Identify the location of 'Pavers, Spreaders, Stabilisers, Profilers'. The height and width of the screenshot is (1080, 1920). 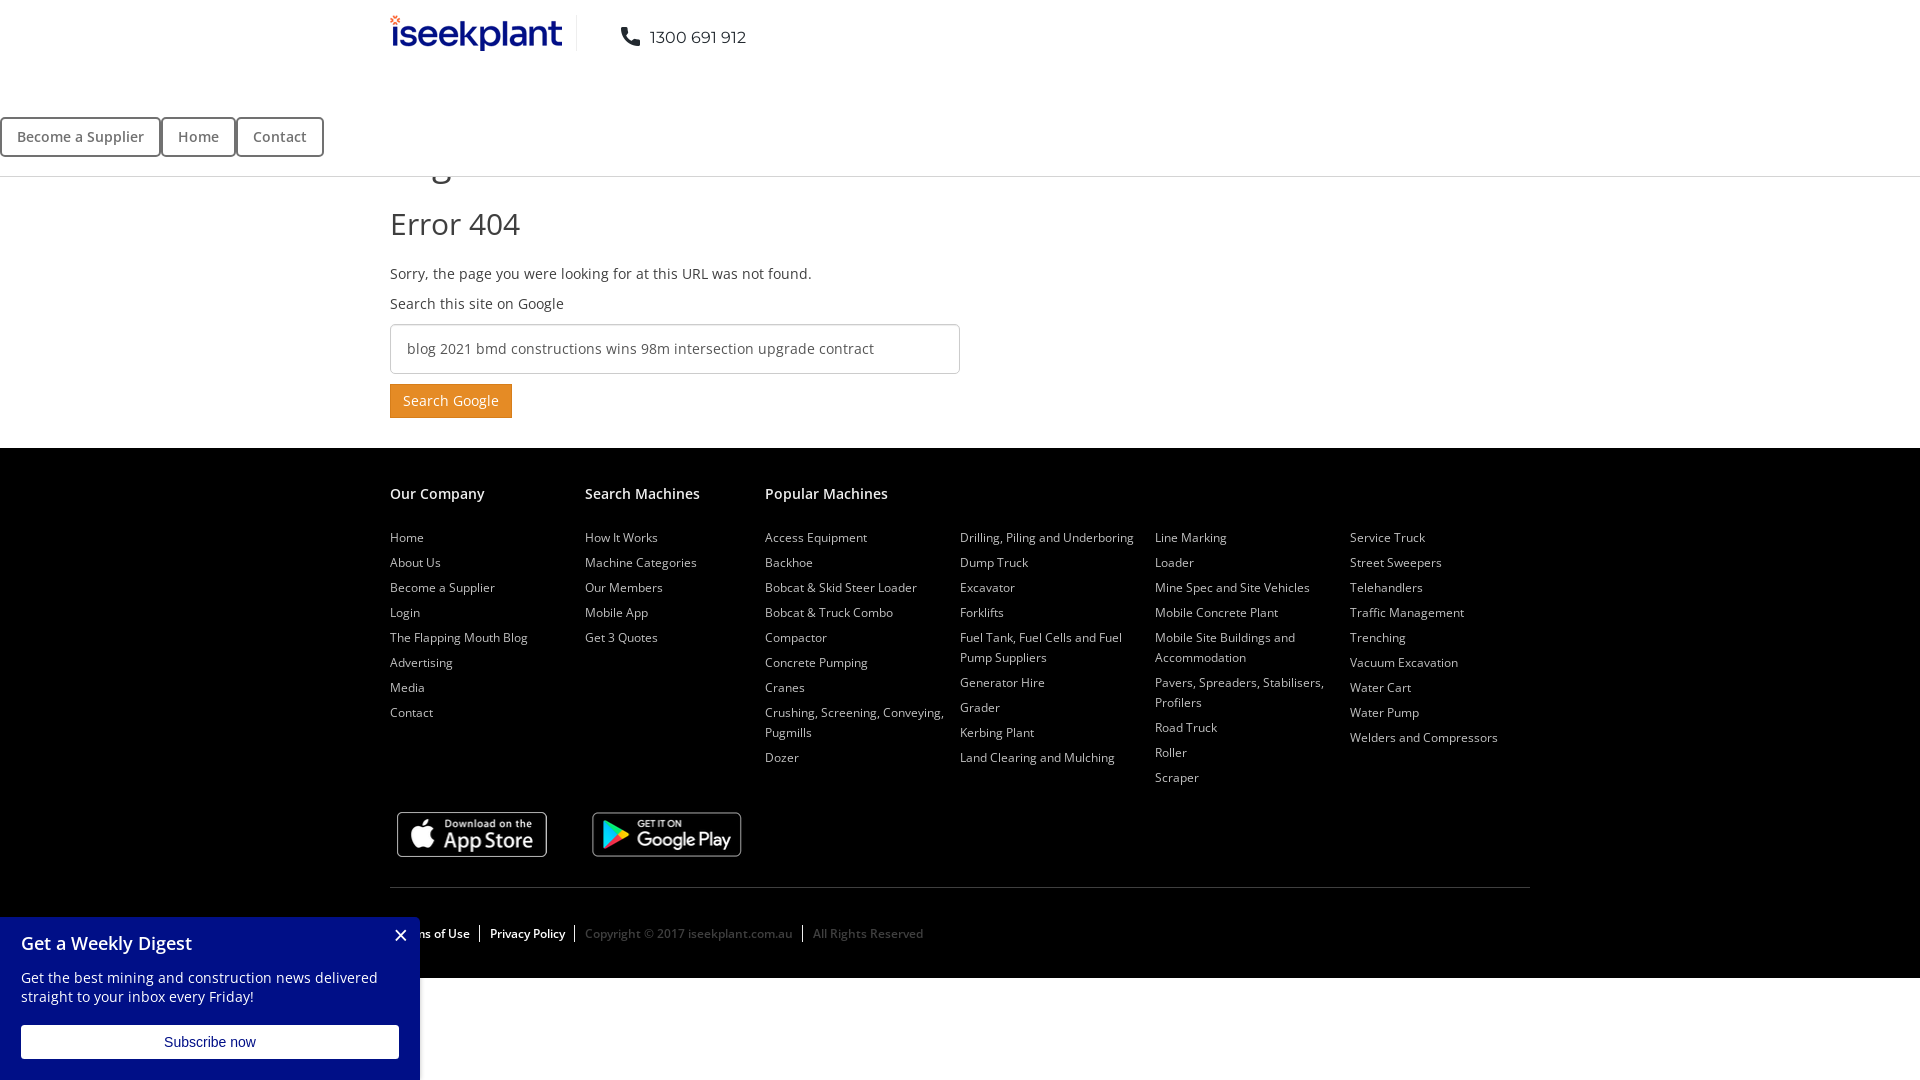
(1155, 691).